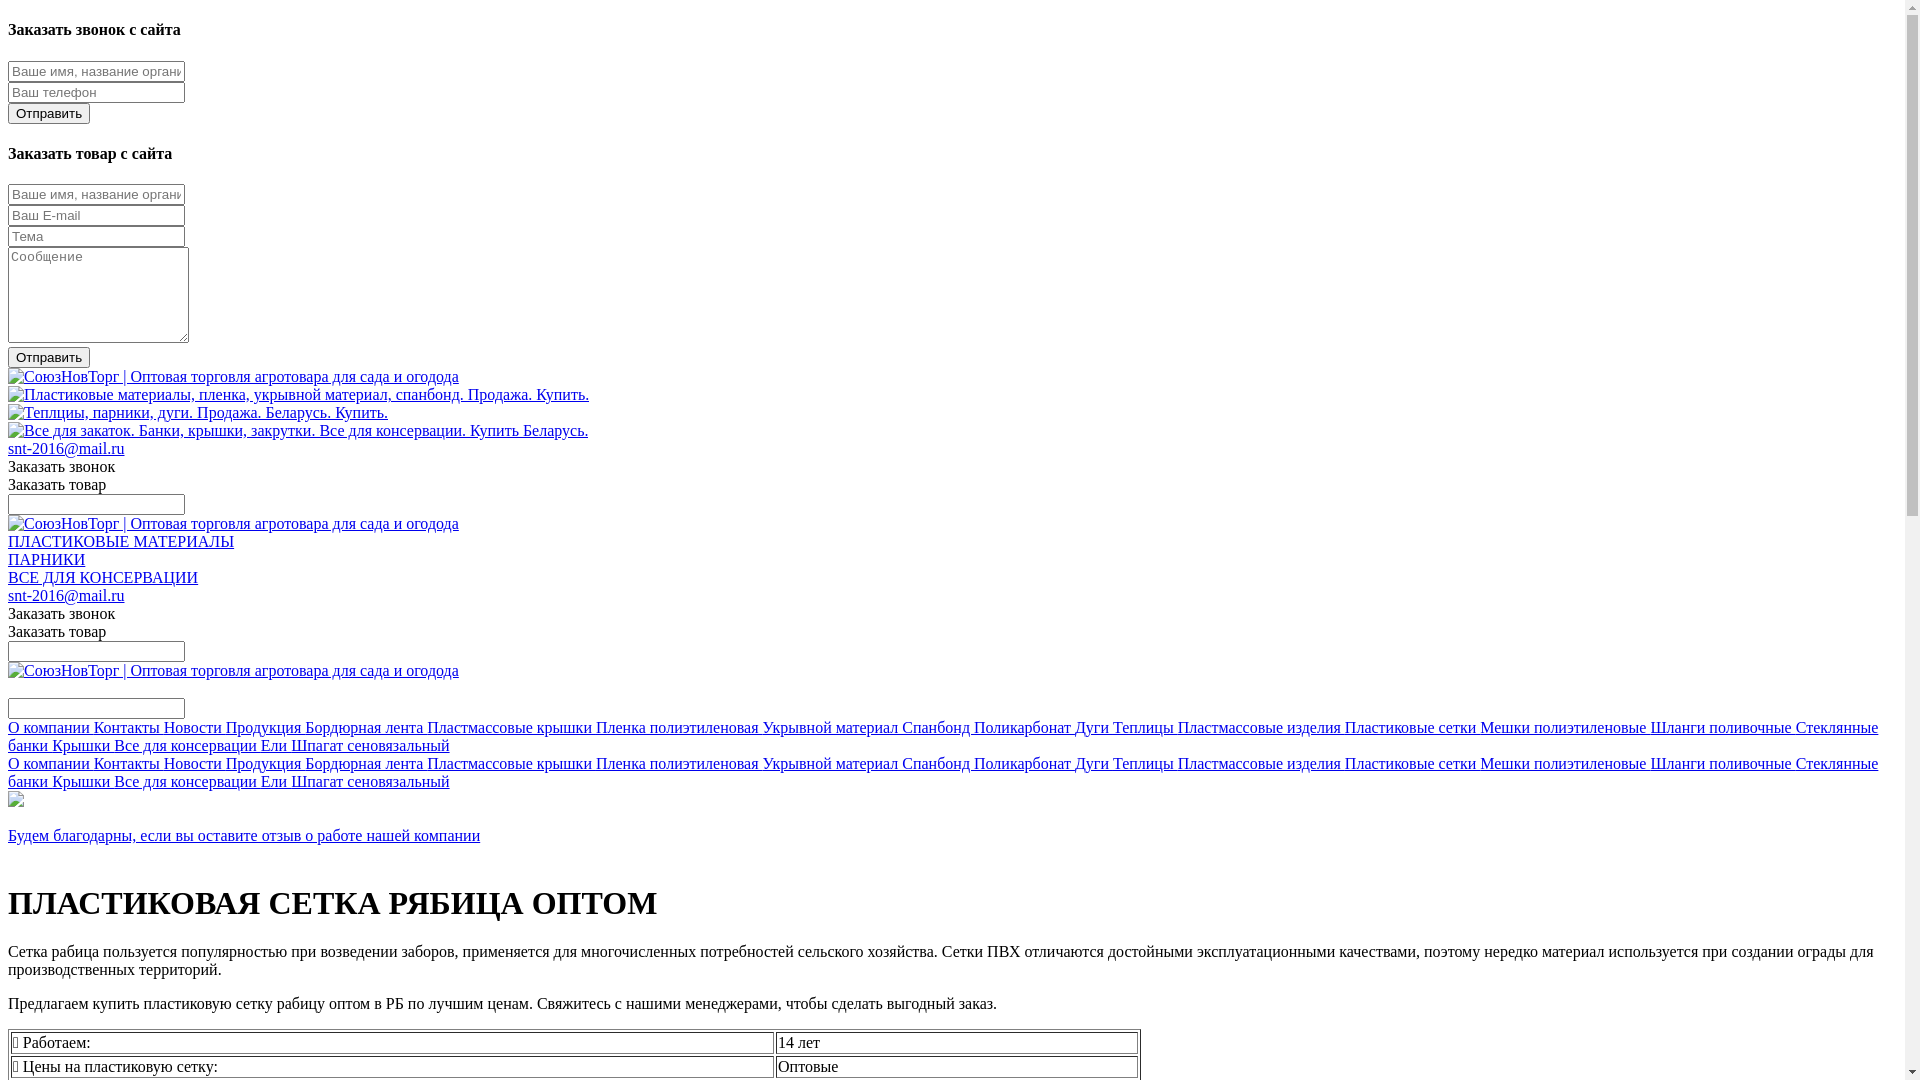 Image resolution: width=1920 pixels, height=1080 pixels. What do you see at coordinates (66, 447) in the screenshot?
I see `'snt-2016@mail.ru'` at bounding box center [66, 447].